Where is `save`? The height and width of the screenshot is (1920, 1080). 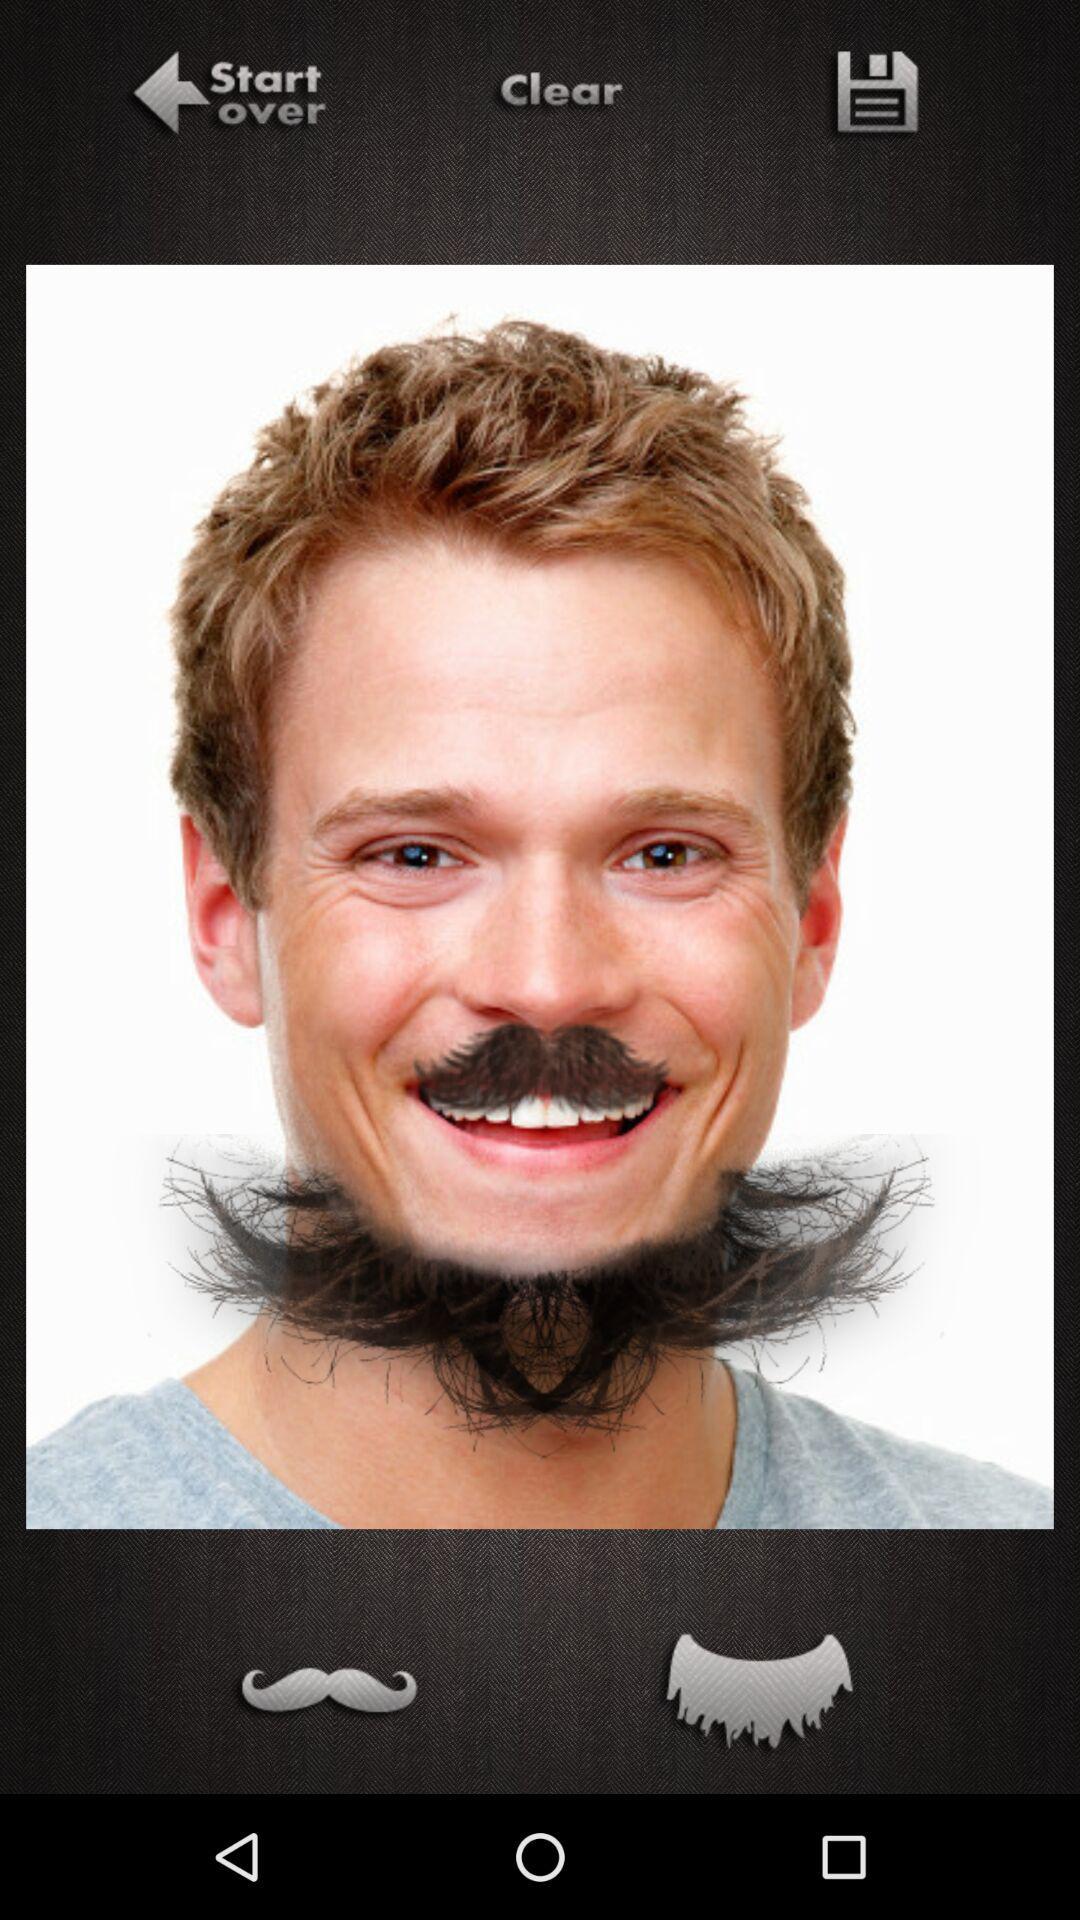
save is located at coordinates (870, 96).